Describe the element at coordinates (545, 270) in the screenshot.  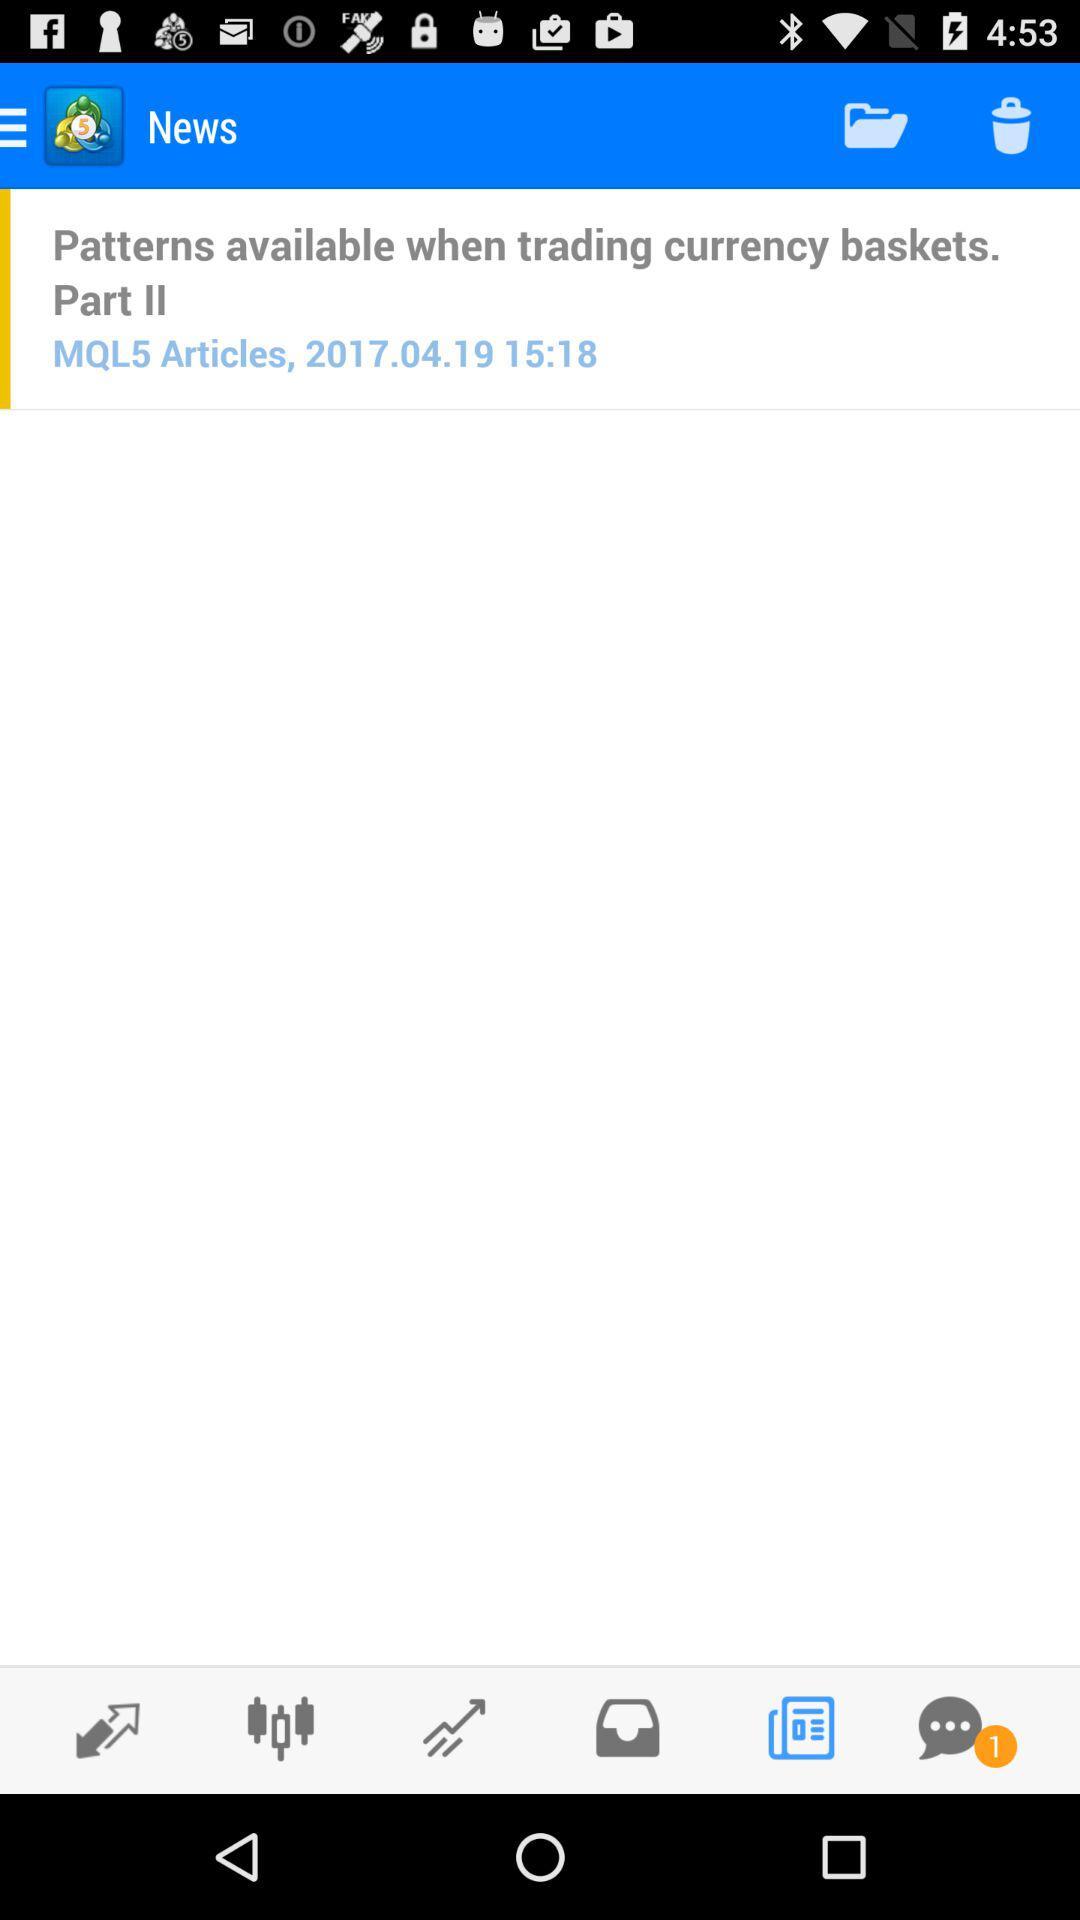
I see `item at the top` at that location.